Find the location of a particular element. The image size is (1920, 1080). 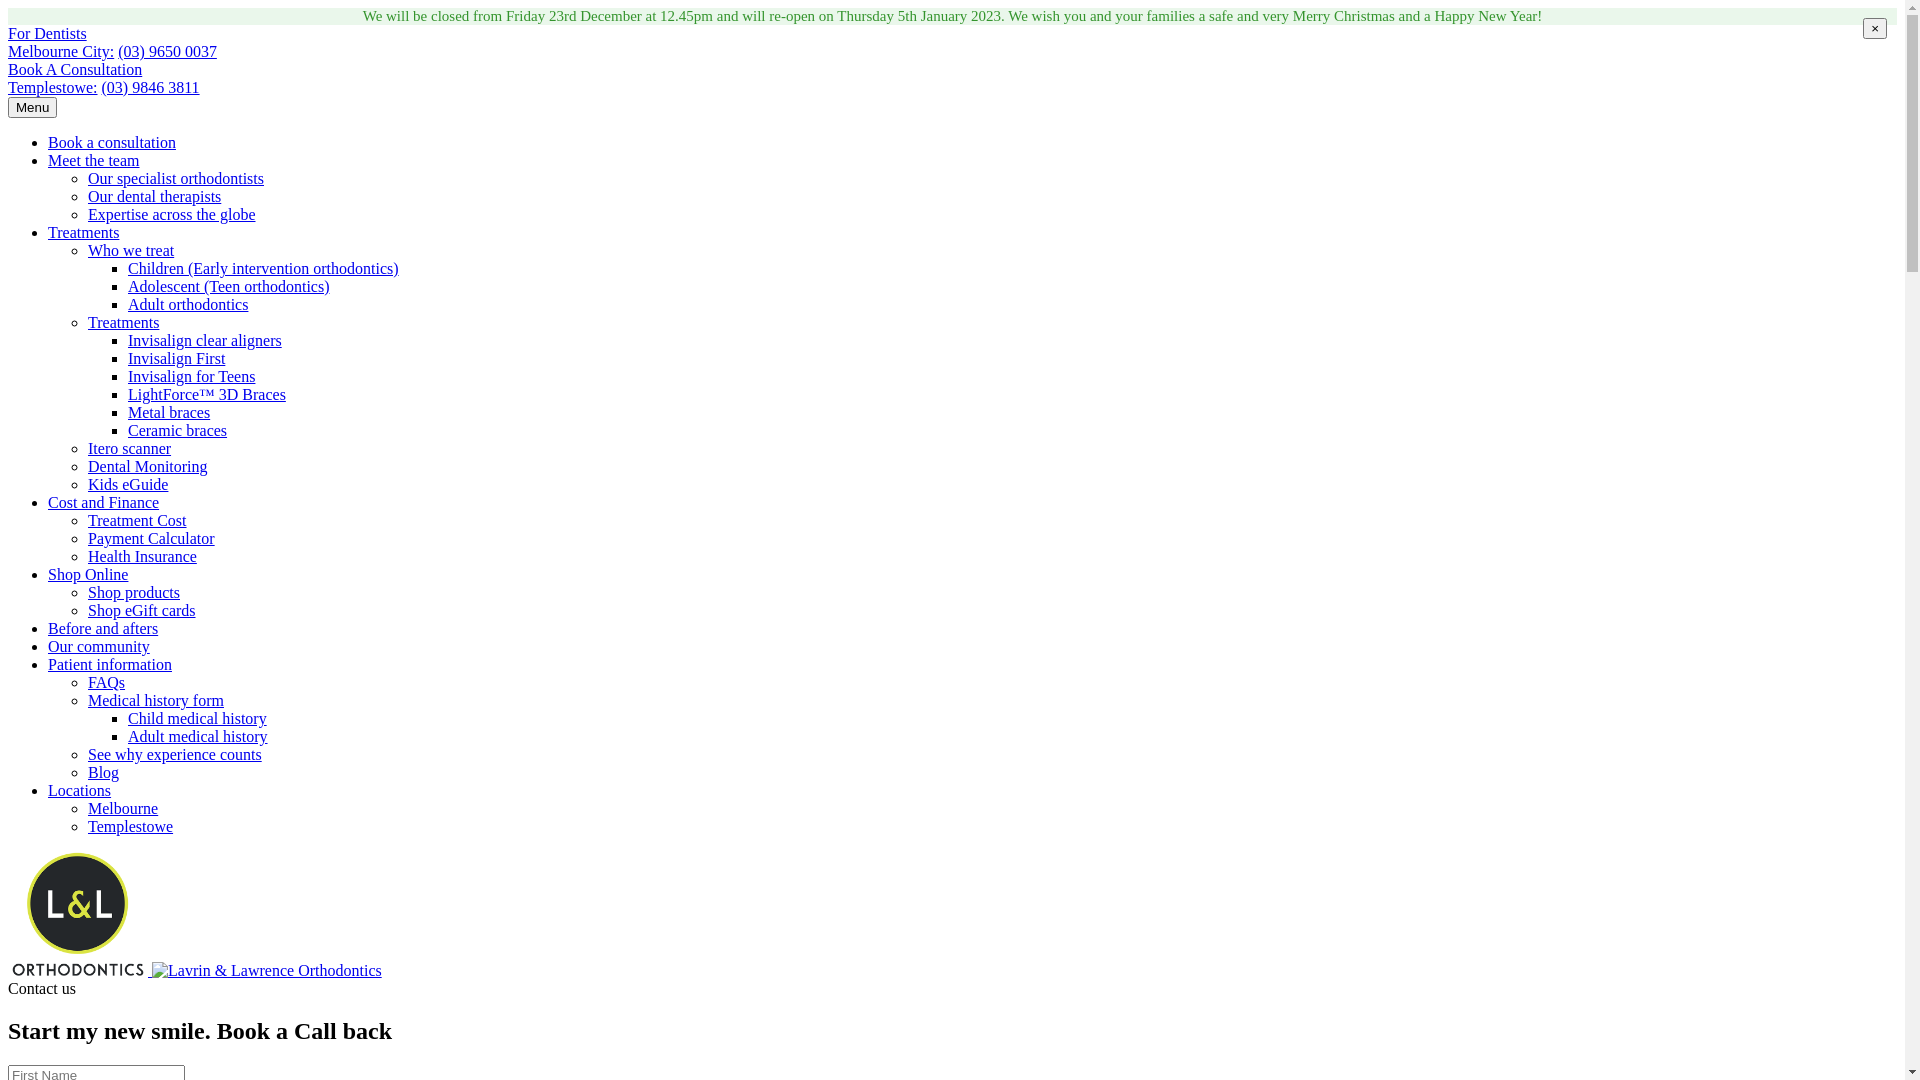

'Melbourne City:' is located at coordinates (8, 50).